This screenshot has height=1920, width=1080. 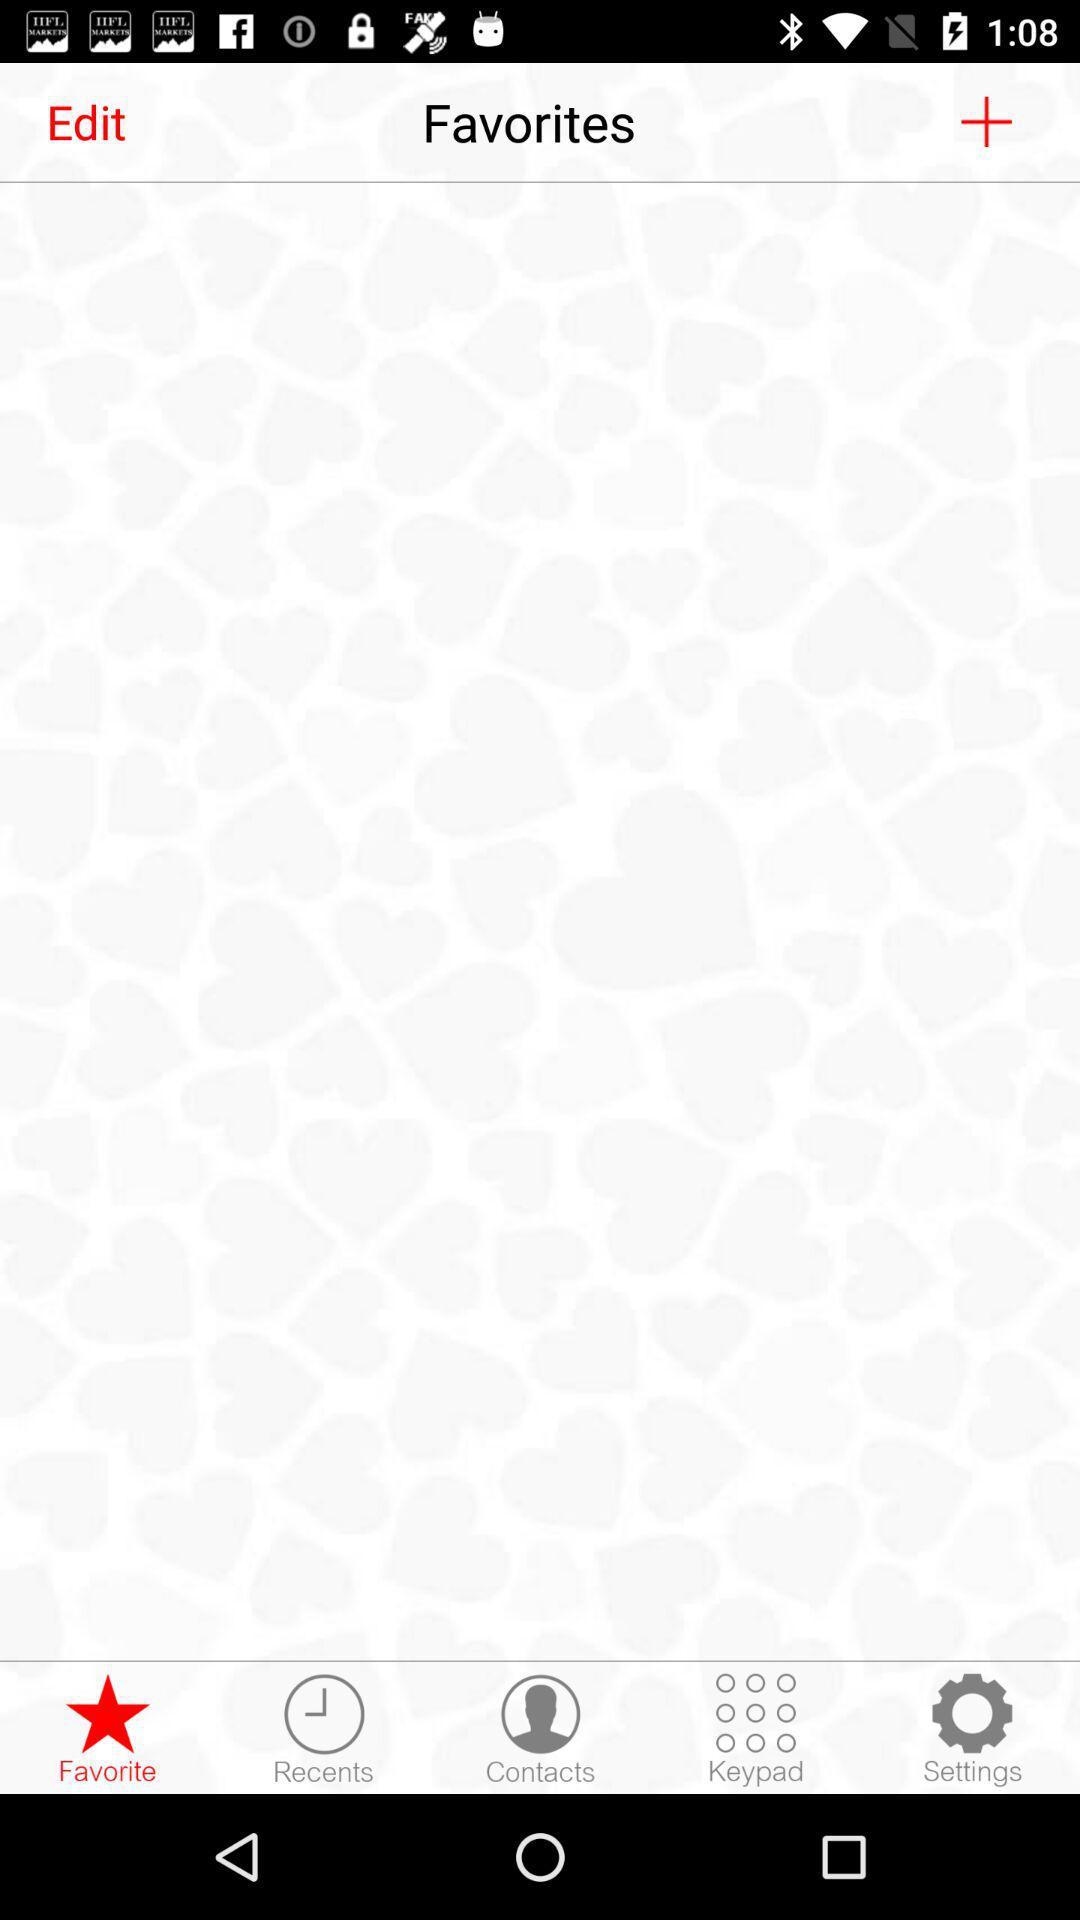 What do you see at coordinates (540, 1728) in the screenshot?
I see `contacts icon` at bounding box center [540, 1728].